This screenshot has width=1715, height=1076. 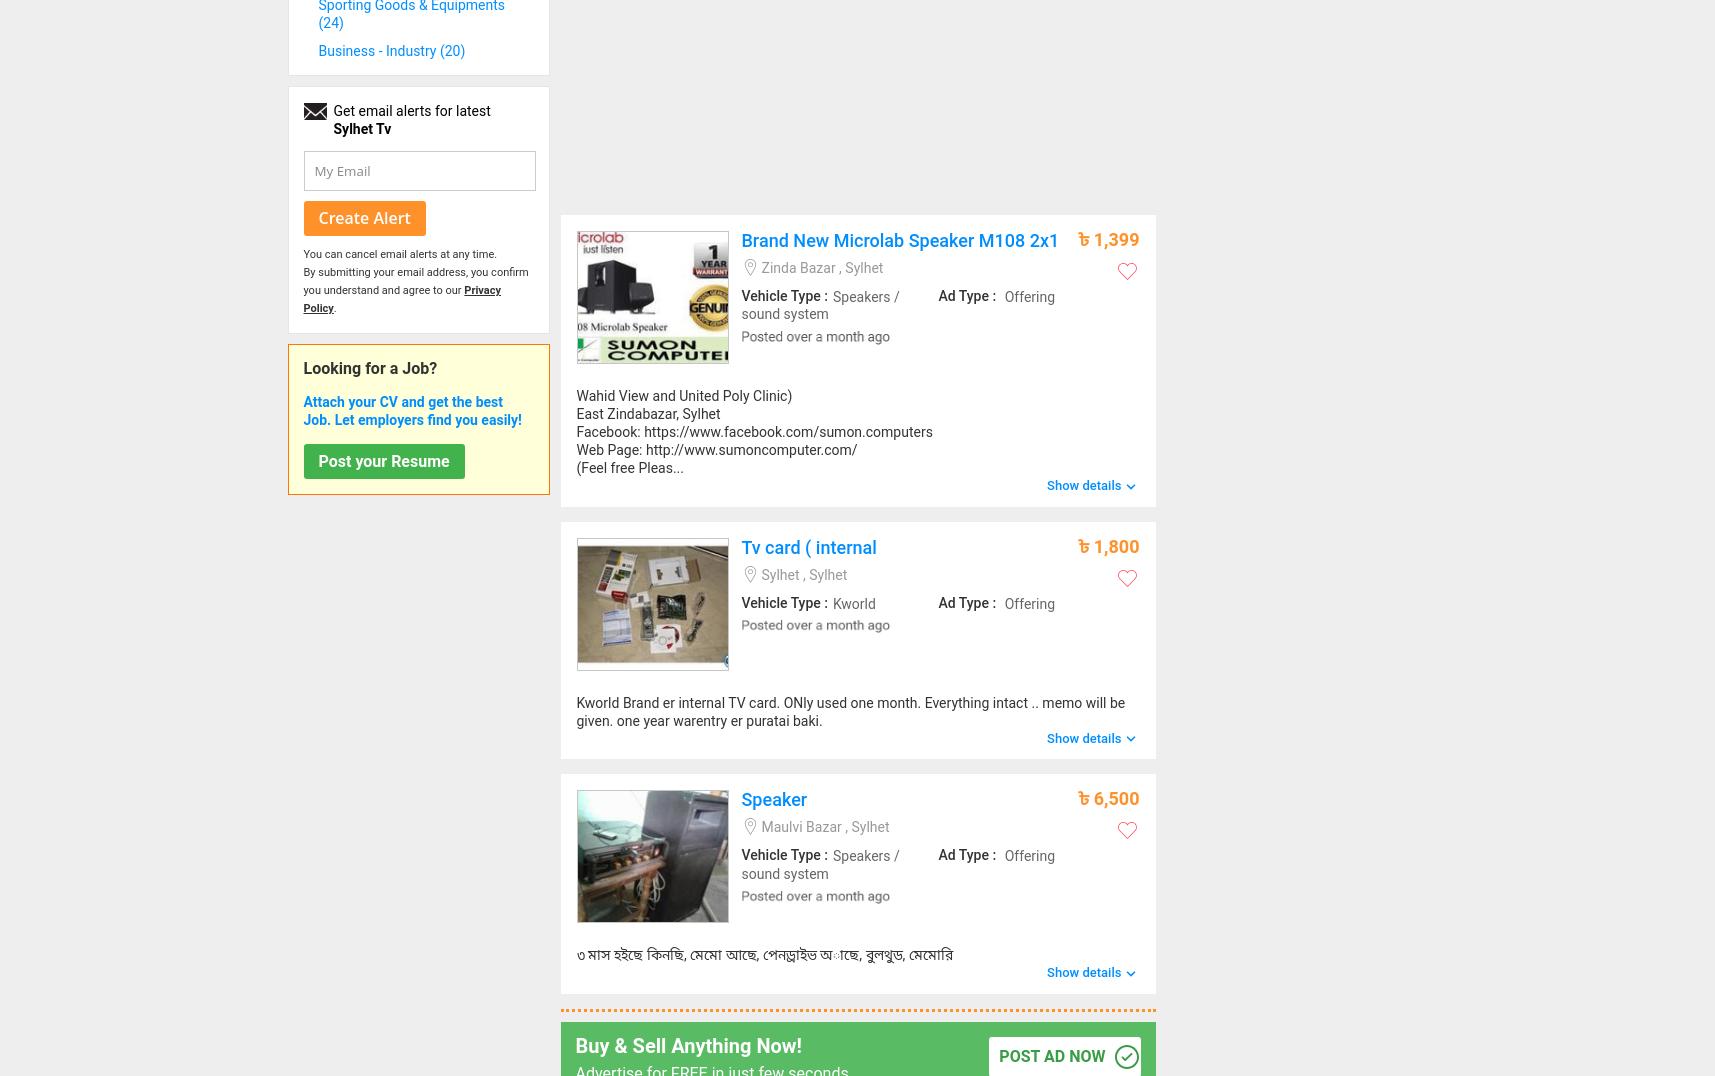 What do you see at coordinates (807, 545) in the screenshot?
I see `'Tv card ( internal'` at bounding box center [807, 545].